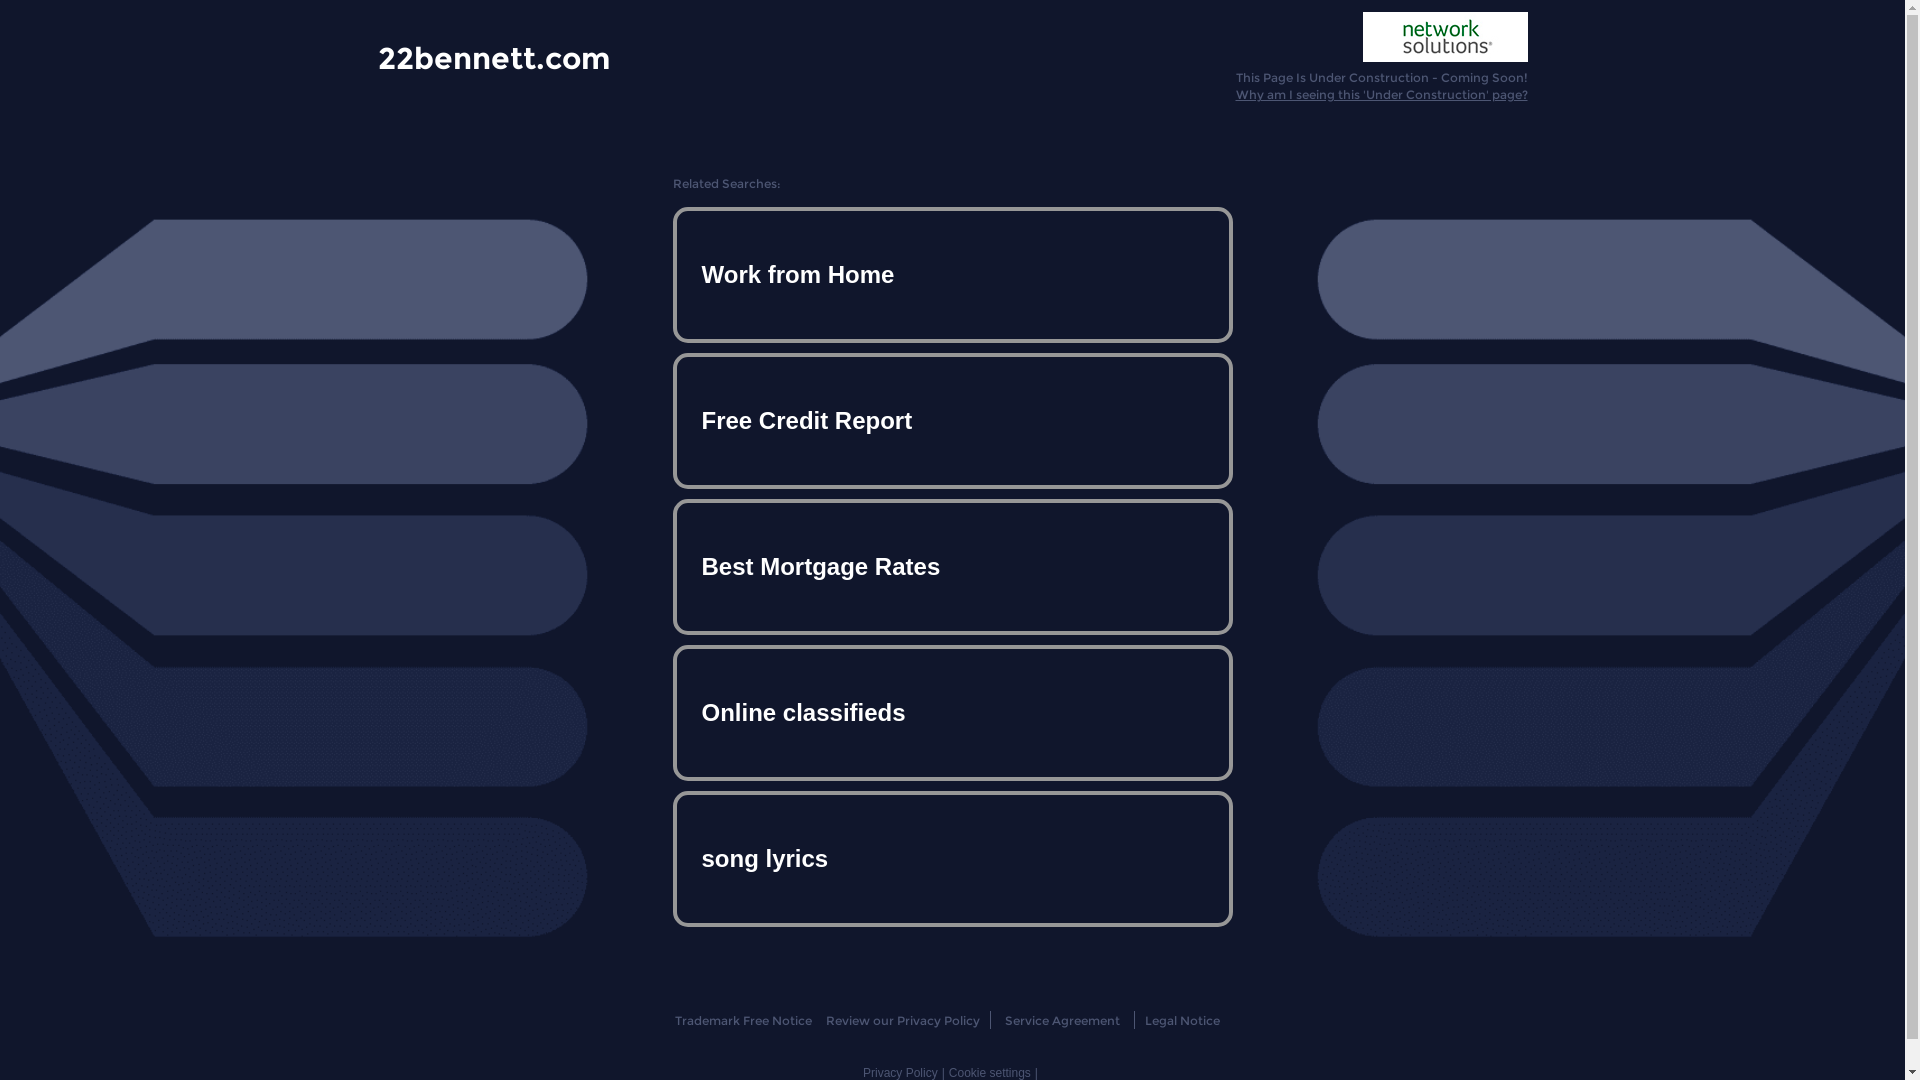  Describe the element at coordinates (901, 1020) in the screenshot. I see `'Review our Privacy Policy'` at that location.